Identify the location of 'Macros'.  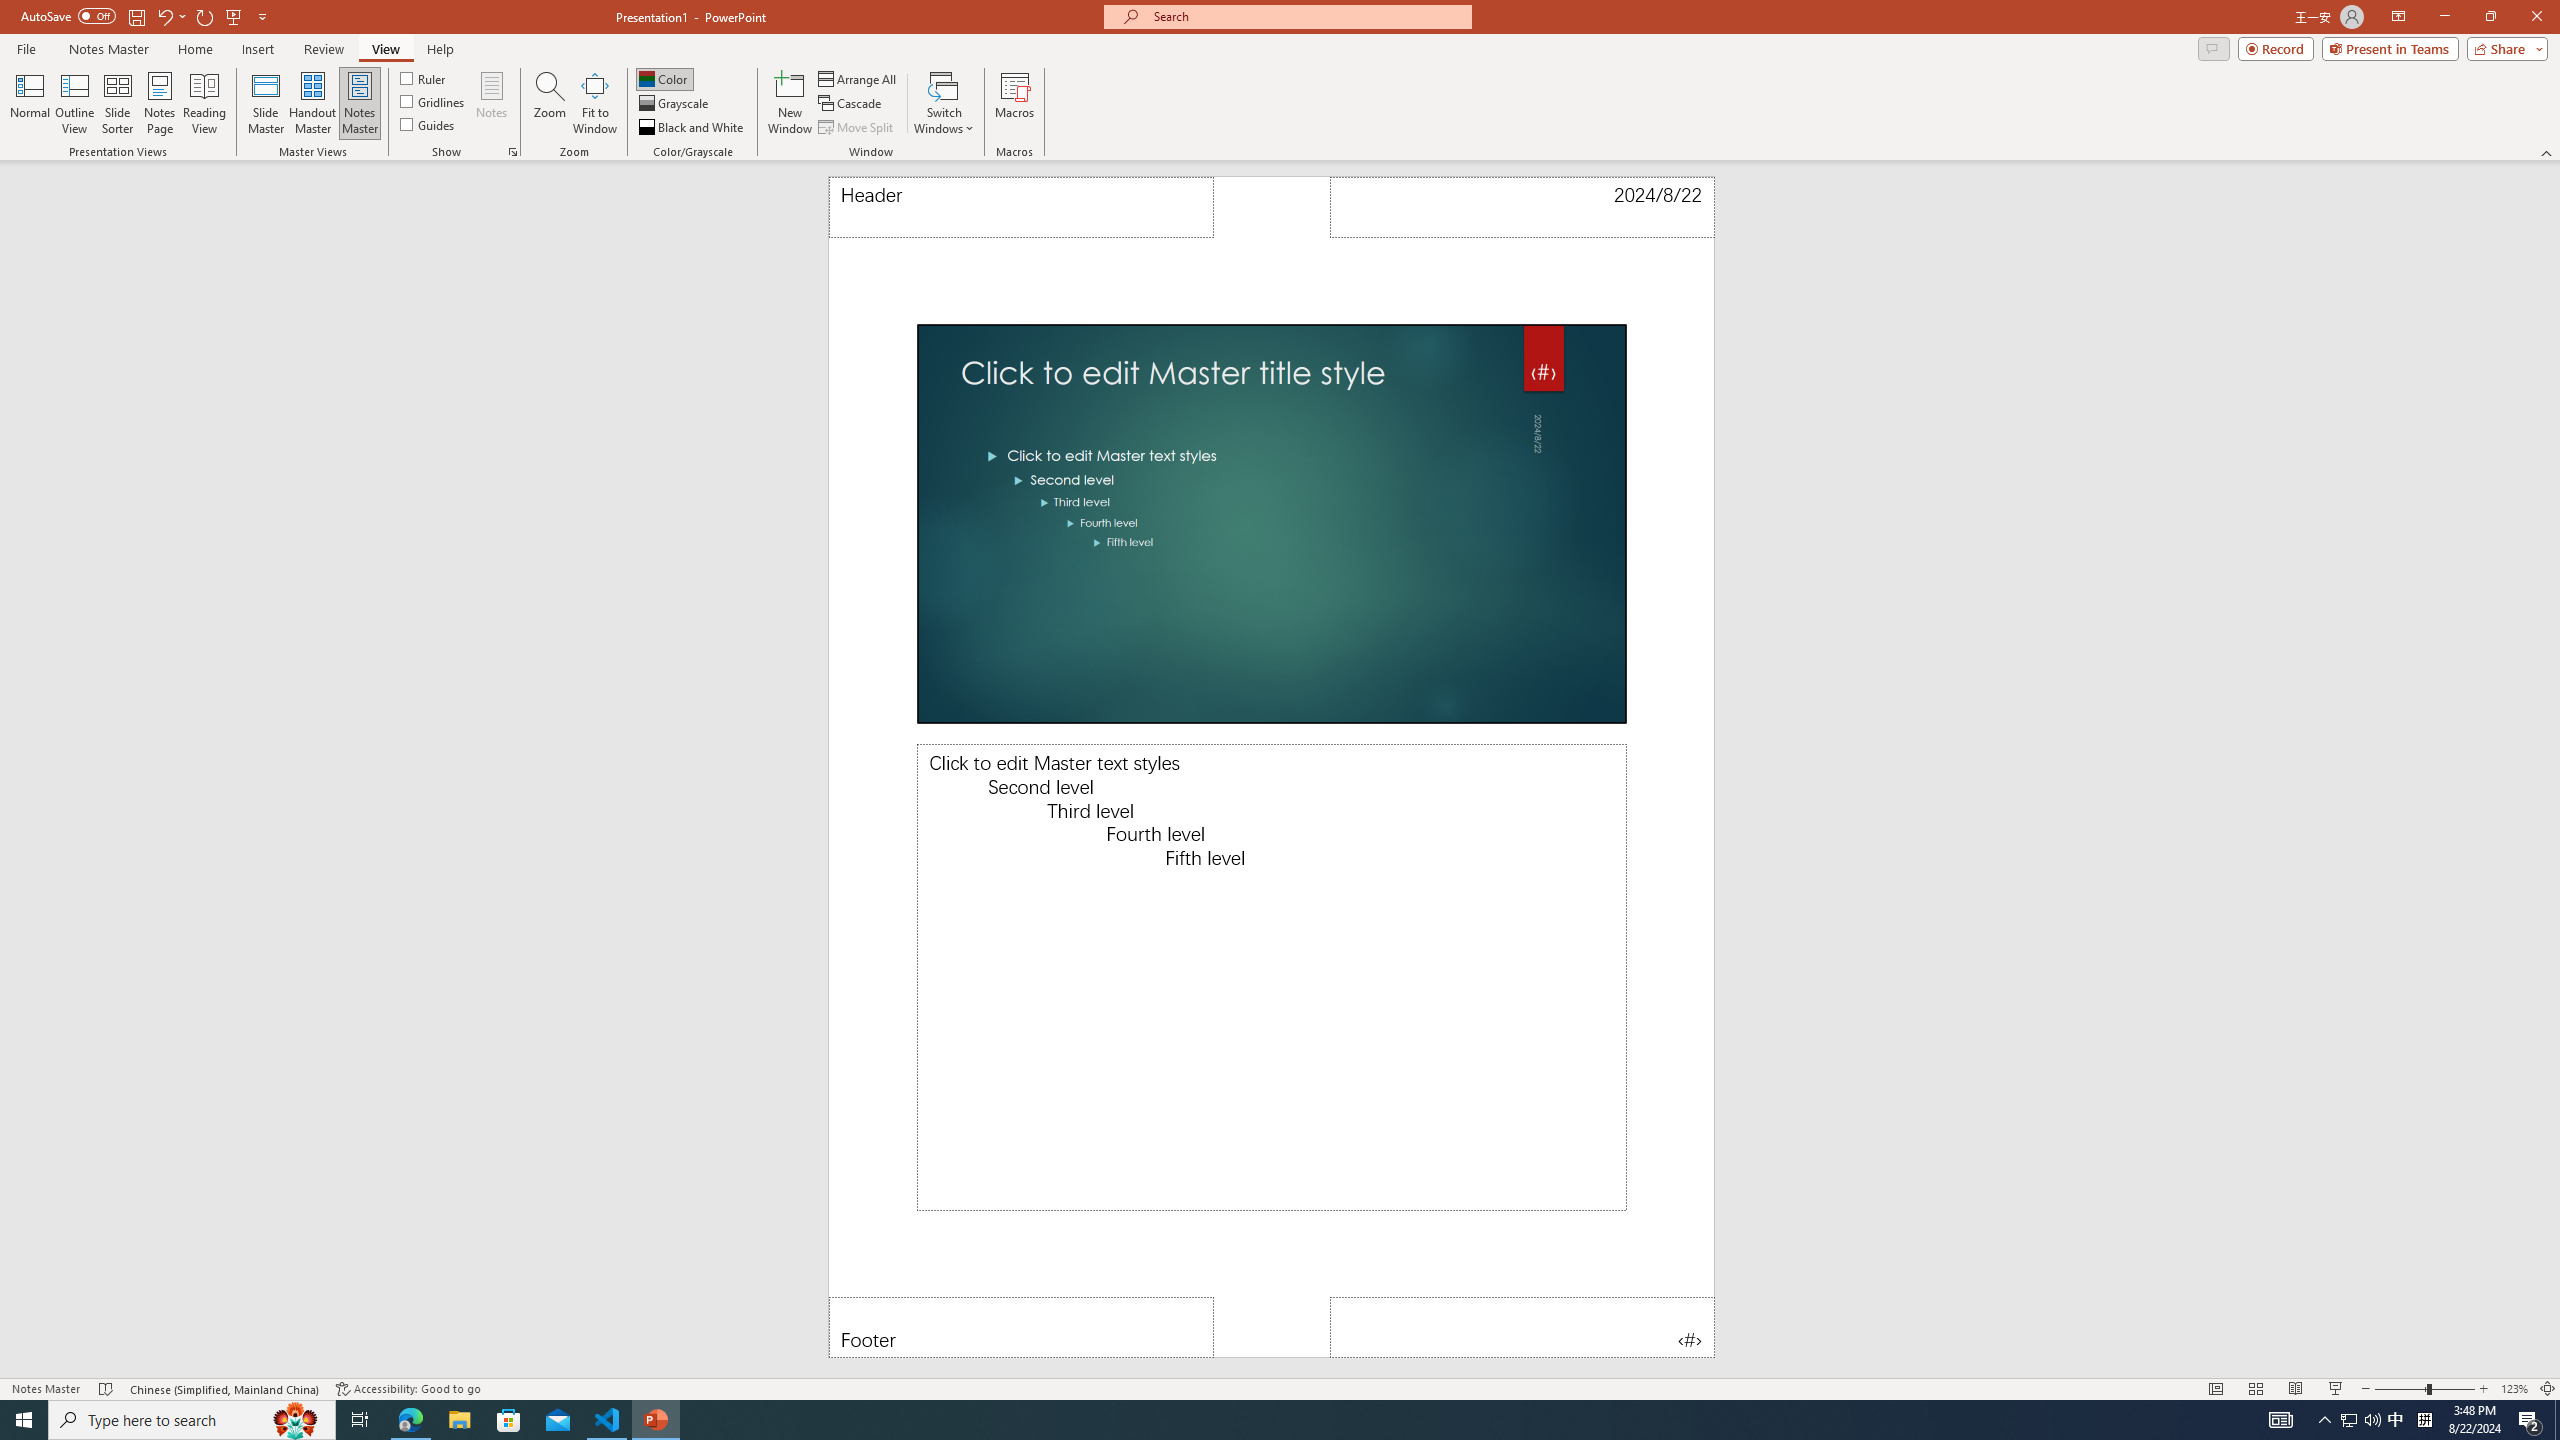
(1015, 103).